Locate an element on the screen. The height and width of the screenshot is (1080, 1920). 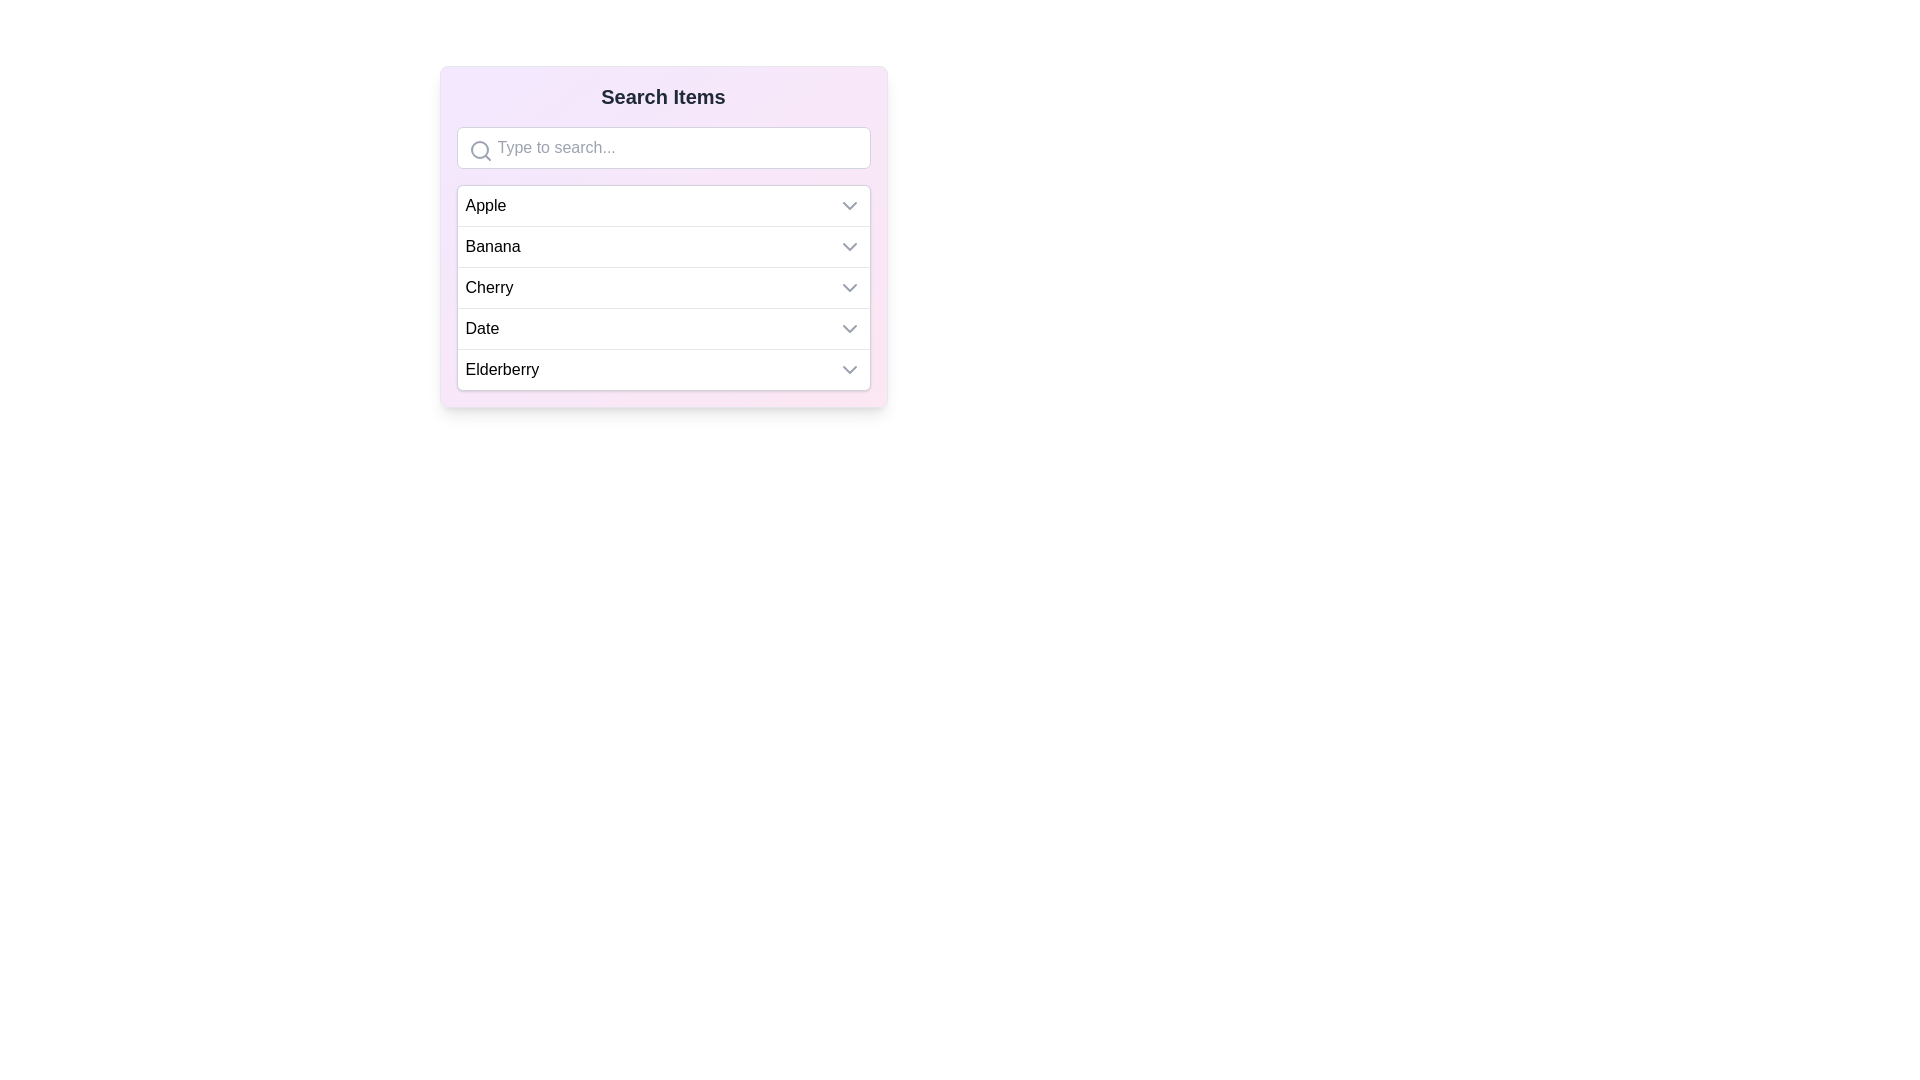
the downward-pointing gray chevron dropdown toggle icon located on the right side of the 'Cherry' row is located at coordinates (849, 288).